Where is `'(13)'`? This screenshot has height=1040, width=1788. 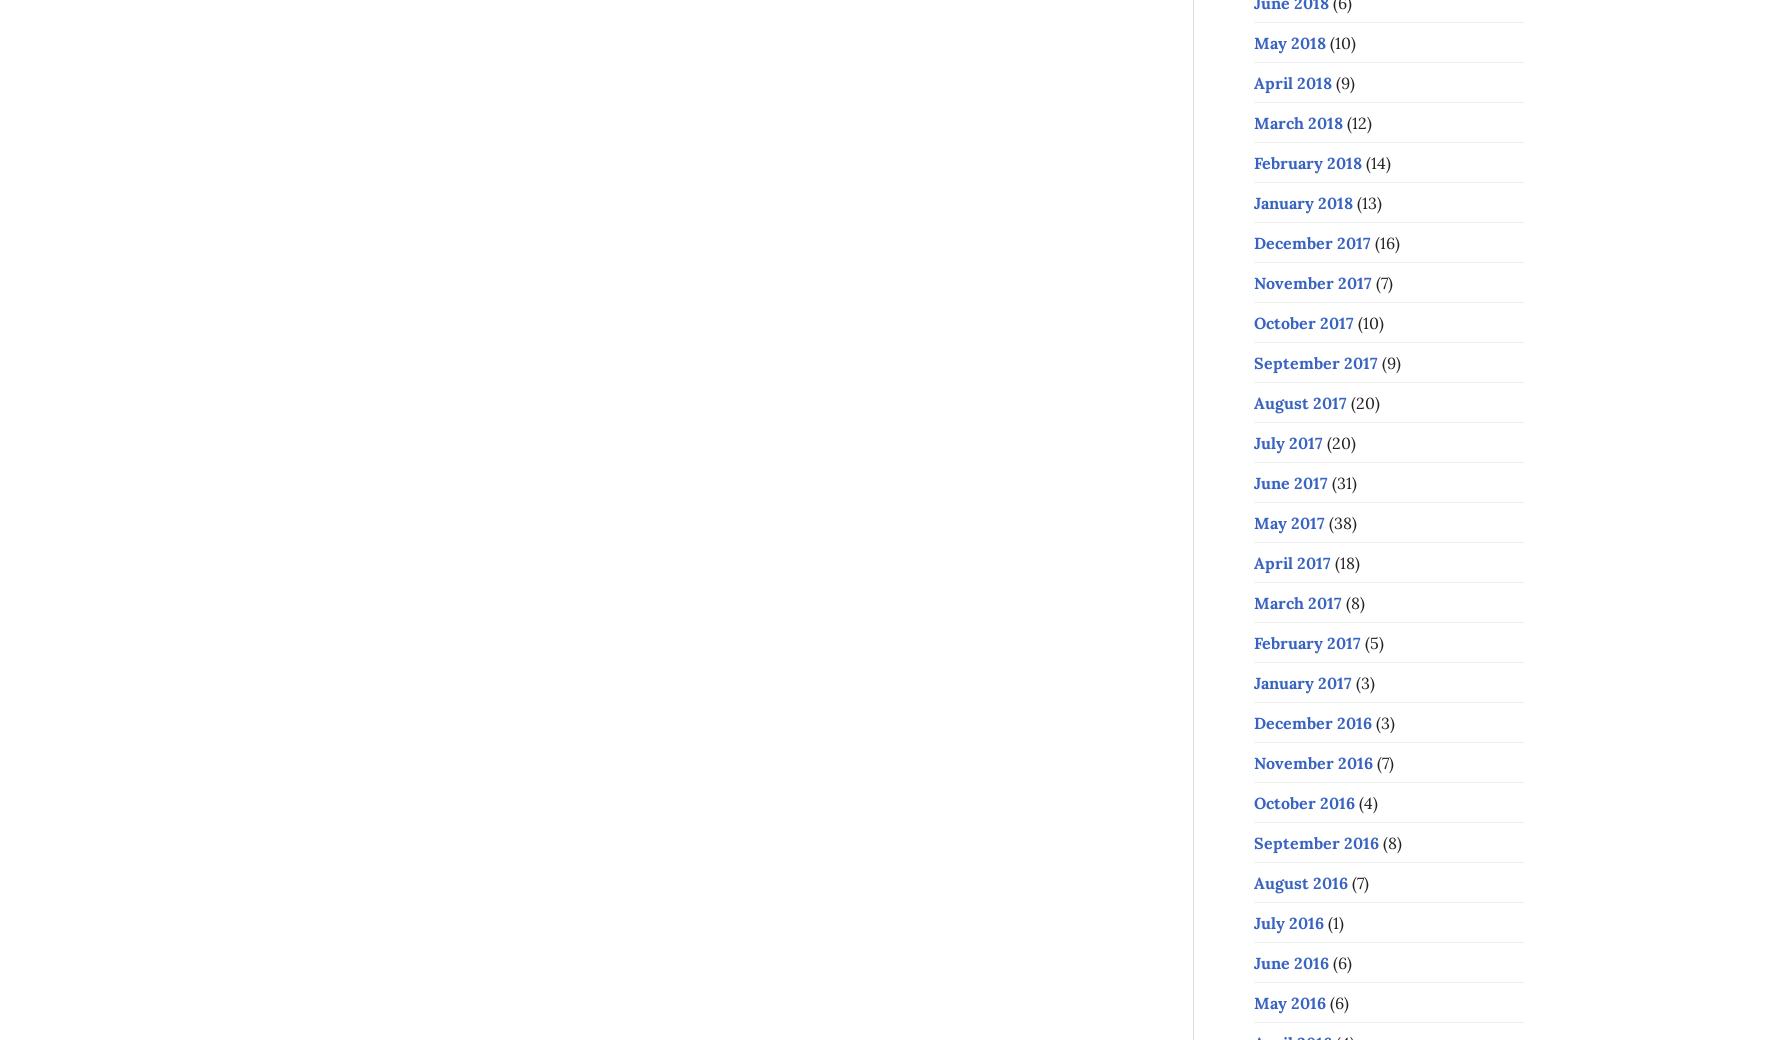 '(13)' is located at coordinates (1352, 201).